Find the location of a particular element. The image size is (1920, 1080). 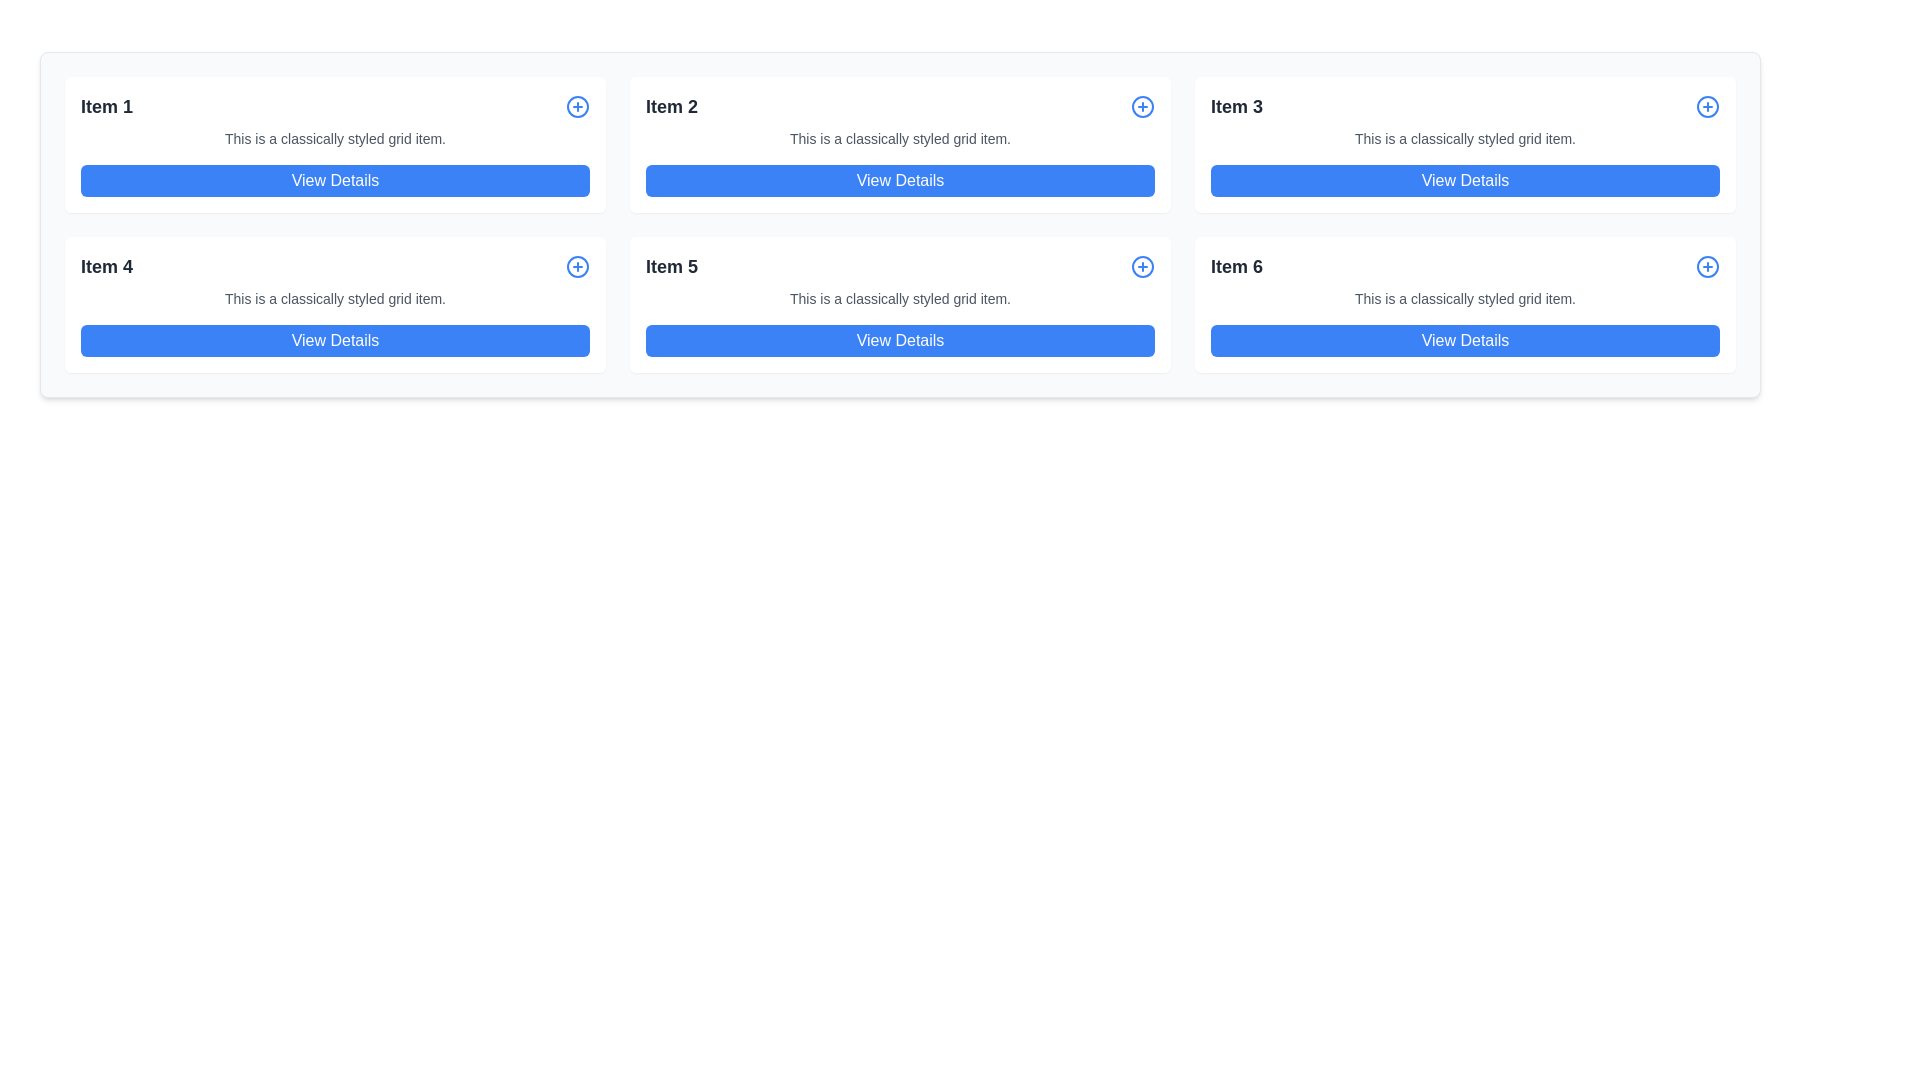

the decorative SVG Circle that forms the outer boundary of the icon for 'Item 4', located in the top-right of the 'Item 4' card is located at coordinates (576, 265).